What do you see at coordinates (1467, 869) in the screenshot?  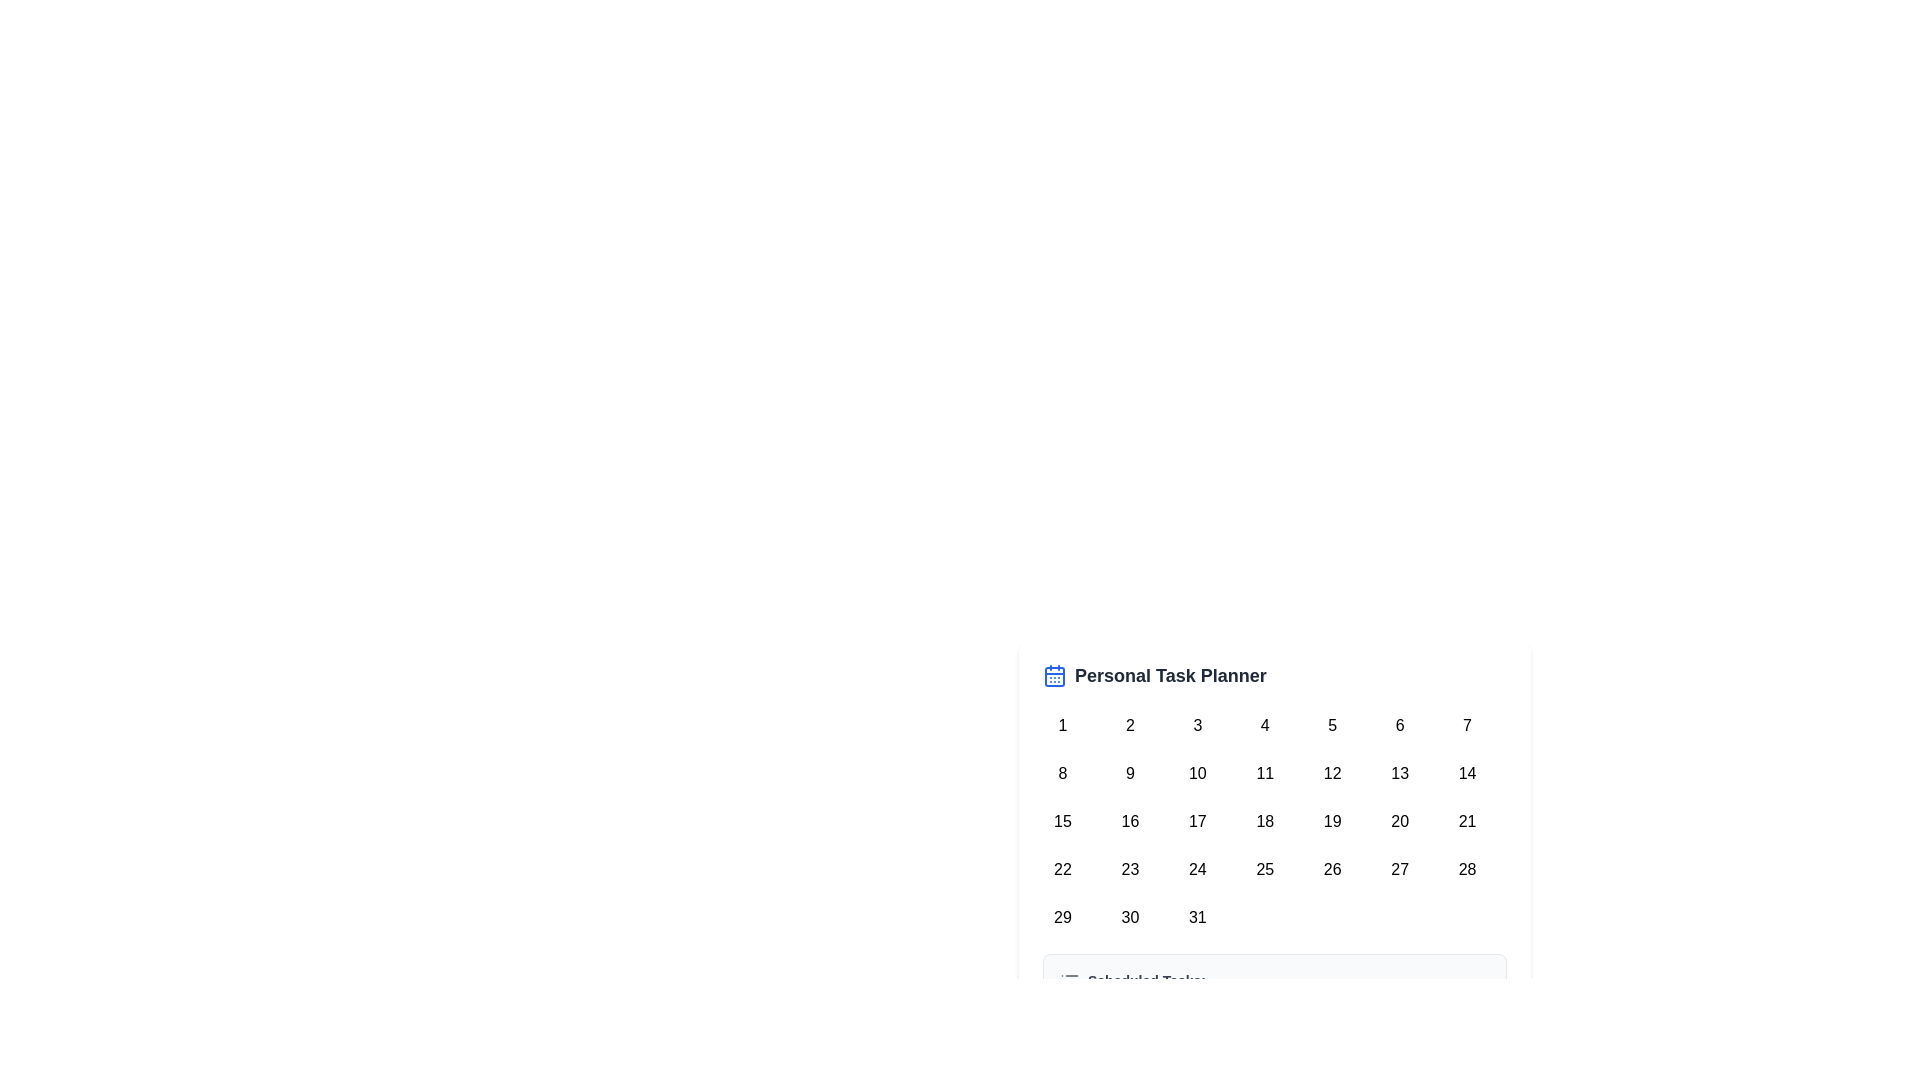 I see `the circular button representing the 28th day in the calendar view within the 'Personal Task Planner' to trigger the hover effect` at bounding box center [1467, 869].